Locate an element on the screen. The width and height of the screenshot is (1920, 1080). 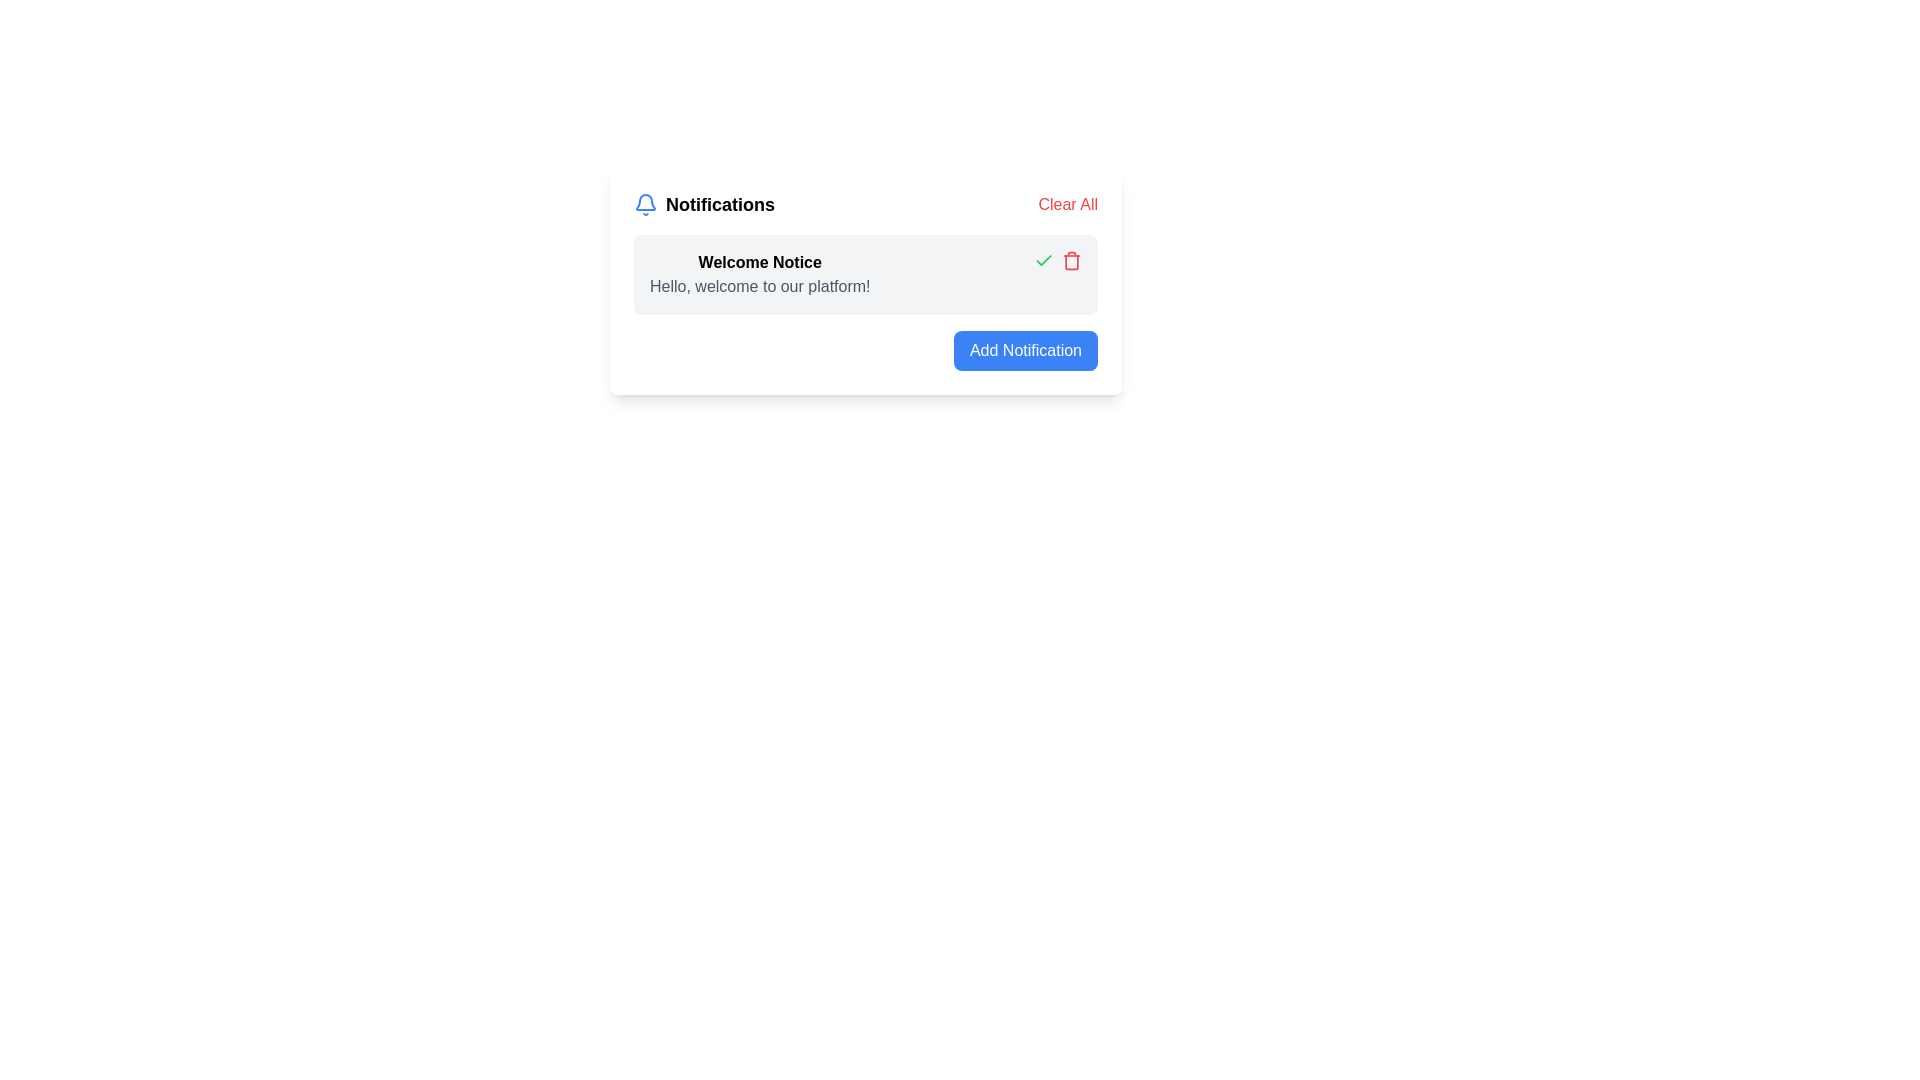
the button located at the bottom right side of the notification panel is located at coordinates (1026, 350).